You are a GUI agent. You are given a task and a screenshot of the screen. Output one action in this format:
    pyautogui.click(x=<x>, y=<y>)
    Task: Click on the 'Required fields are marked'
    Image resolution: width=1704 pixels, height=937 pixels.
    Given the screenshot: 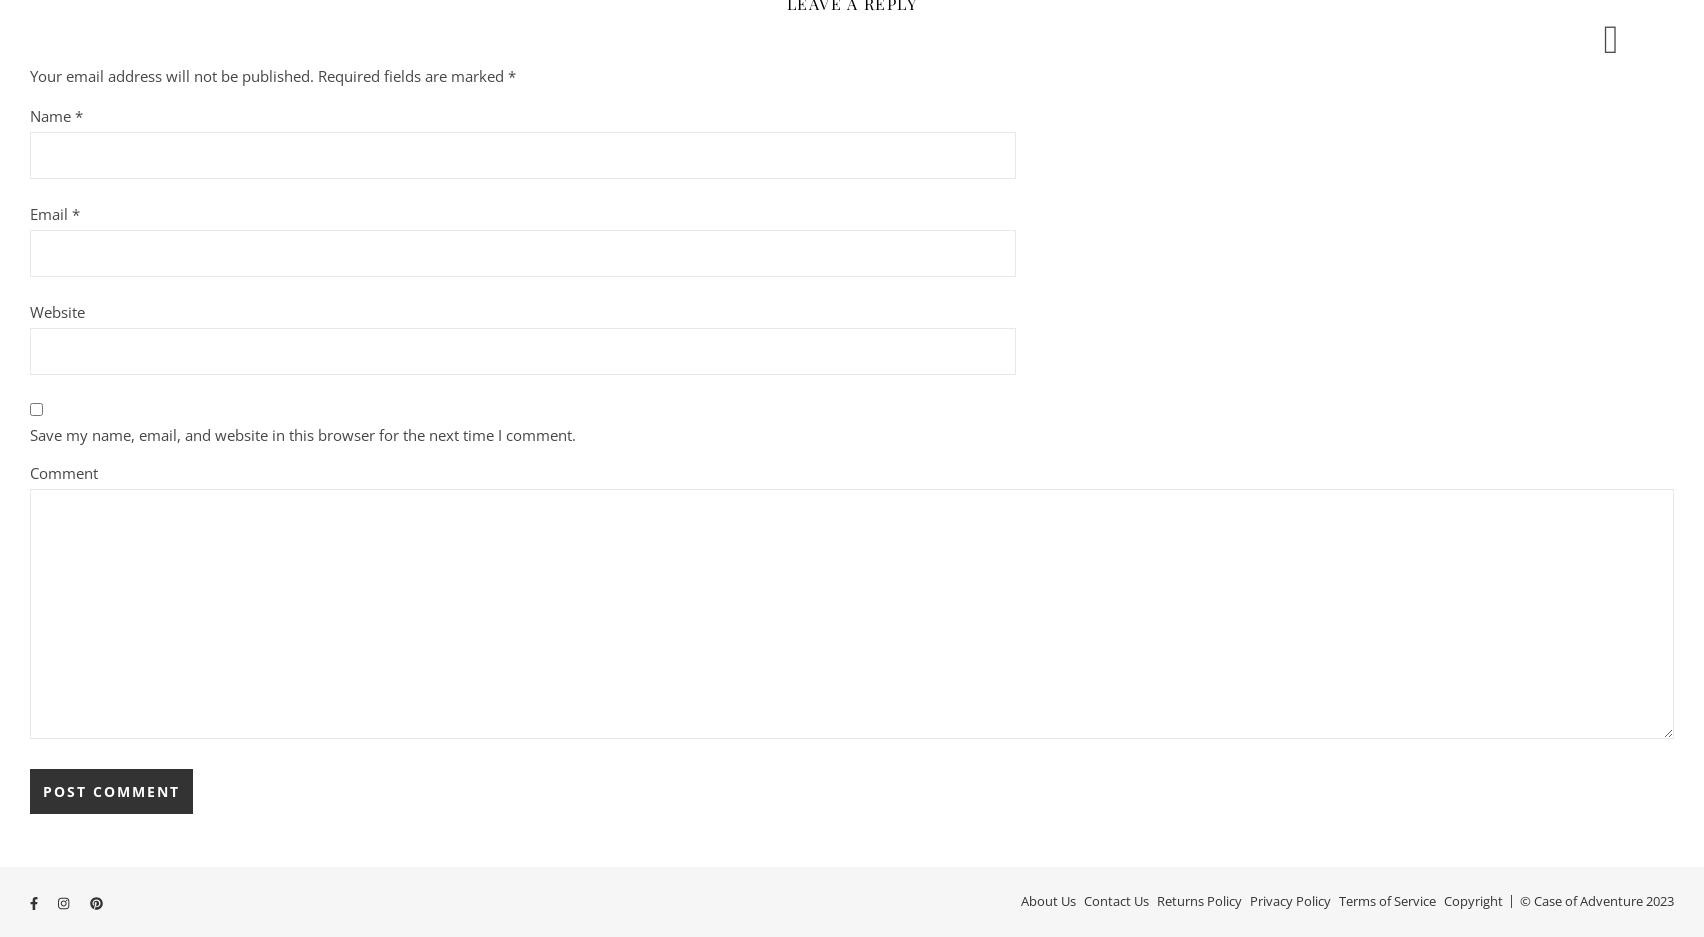 What is the action you would take?
    pyautogui.click(x=412, y=74)
    